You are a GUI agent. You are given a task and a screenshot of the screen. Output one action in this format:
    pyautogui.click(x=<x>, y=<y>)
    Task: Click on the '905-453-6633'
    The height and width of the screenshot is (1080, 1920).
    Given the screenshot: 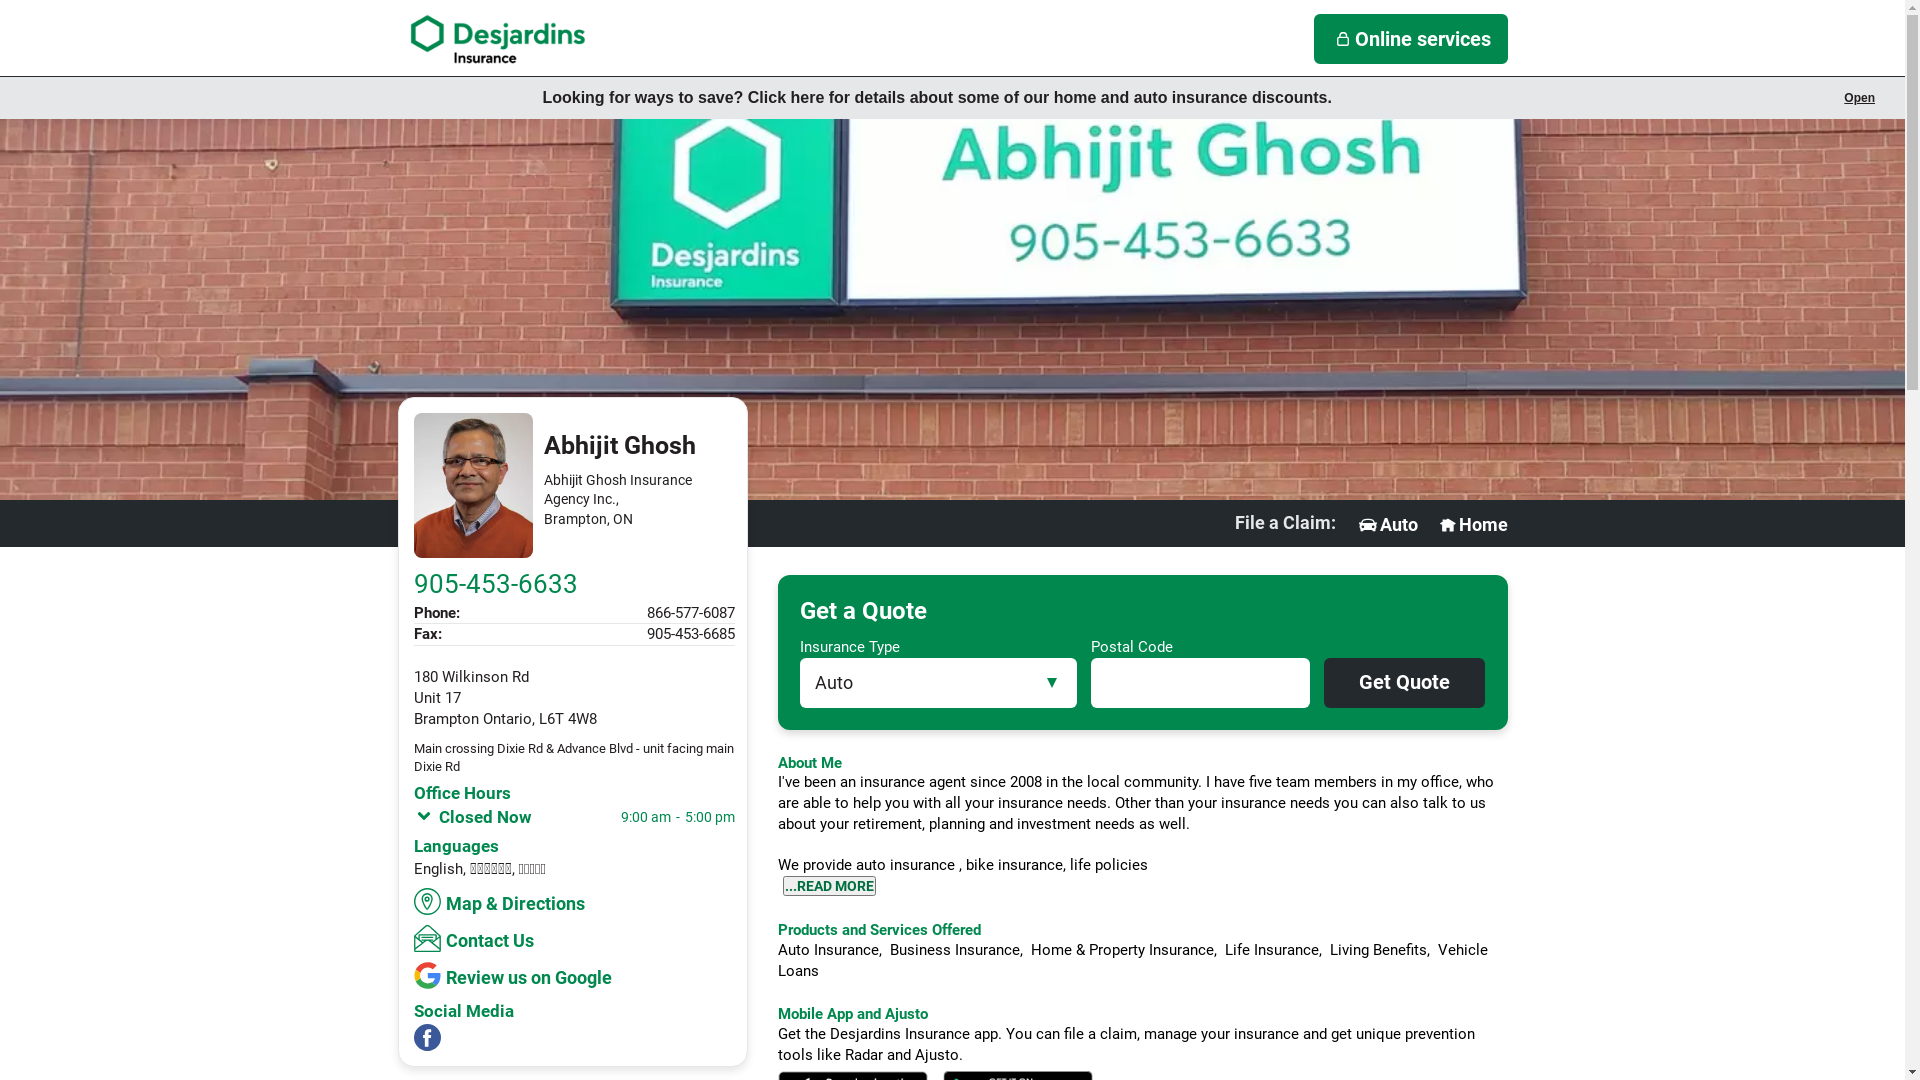 What is the action you would take?
    pyautogui.click(x=495, y=583)
    